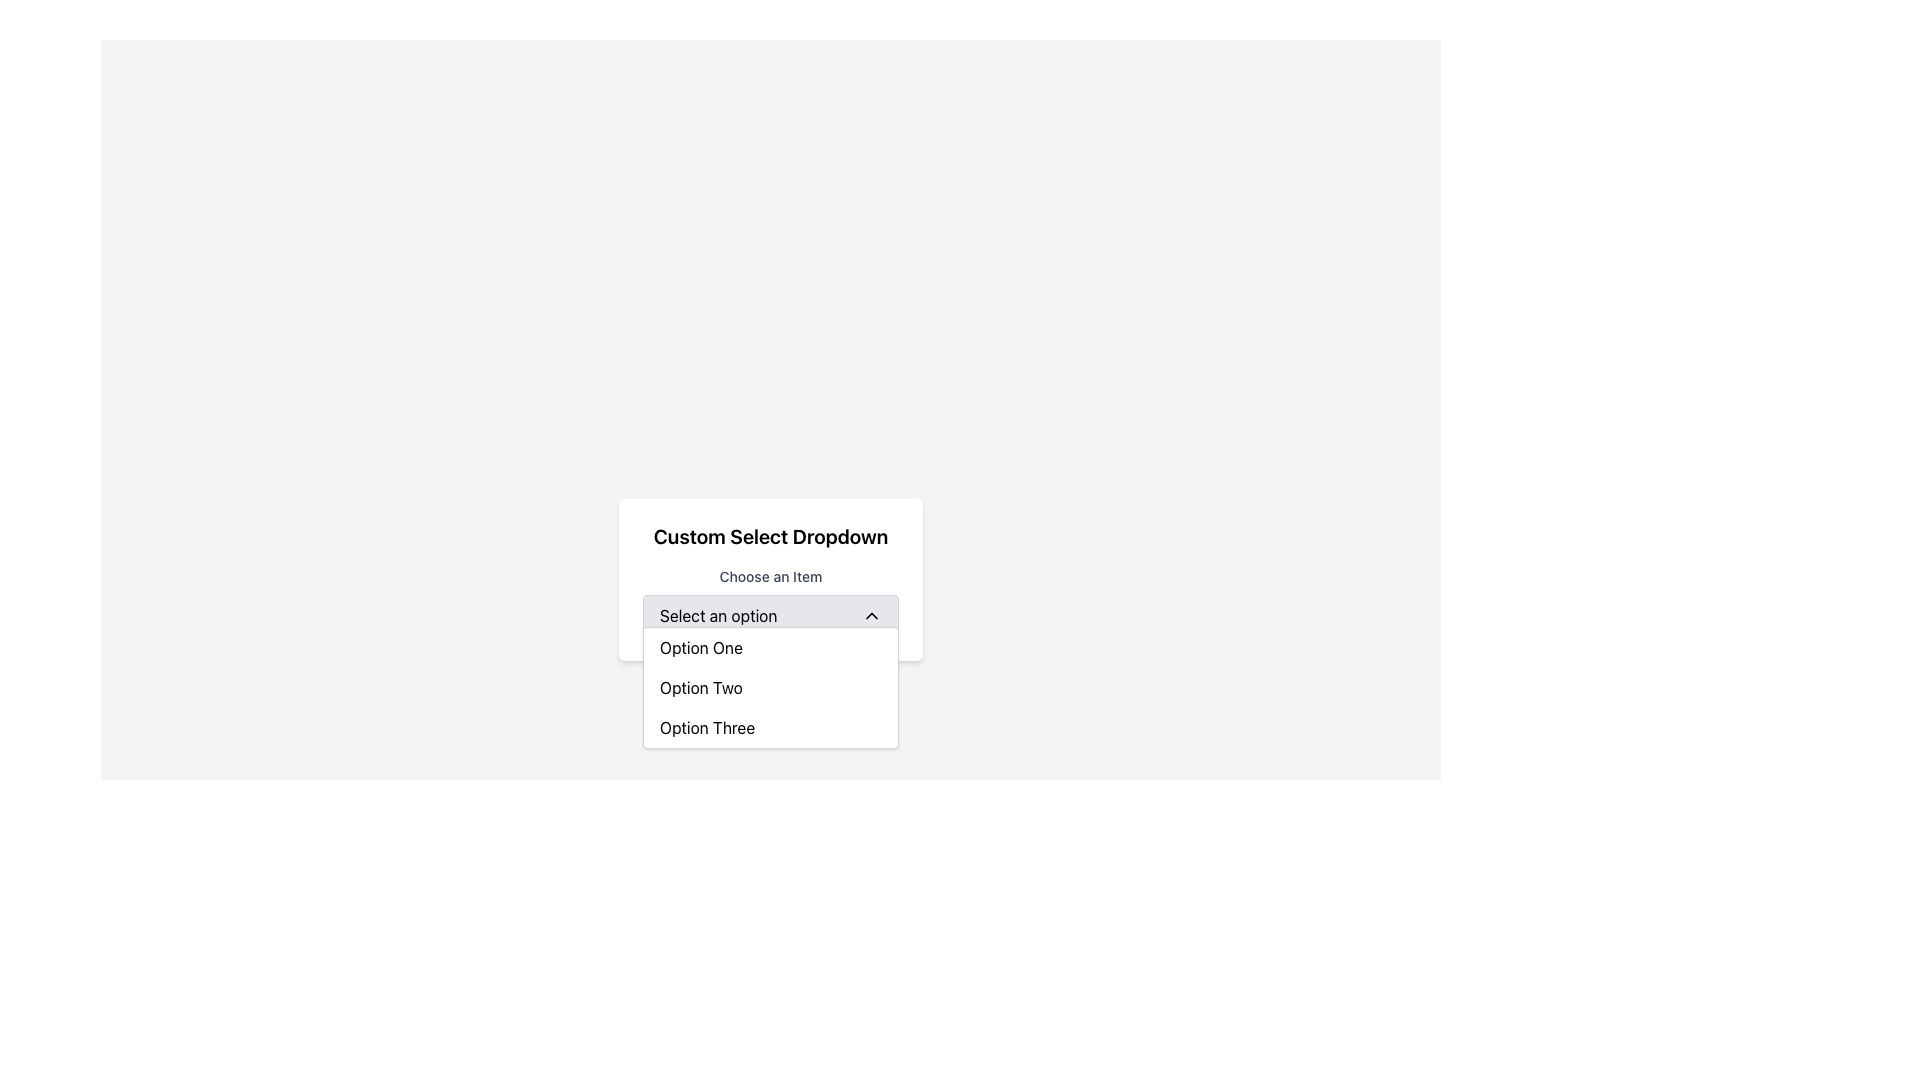 This screenshot has width=1920, height=1080. What do you see at coordinates (770, 686) in the screenshot?
I see `the second option item in the dropdown menu labeled 'Option Two'` at bounding box center [770, 686].